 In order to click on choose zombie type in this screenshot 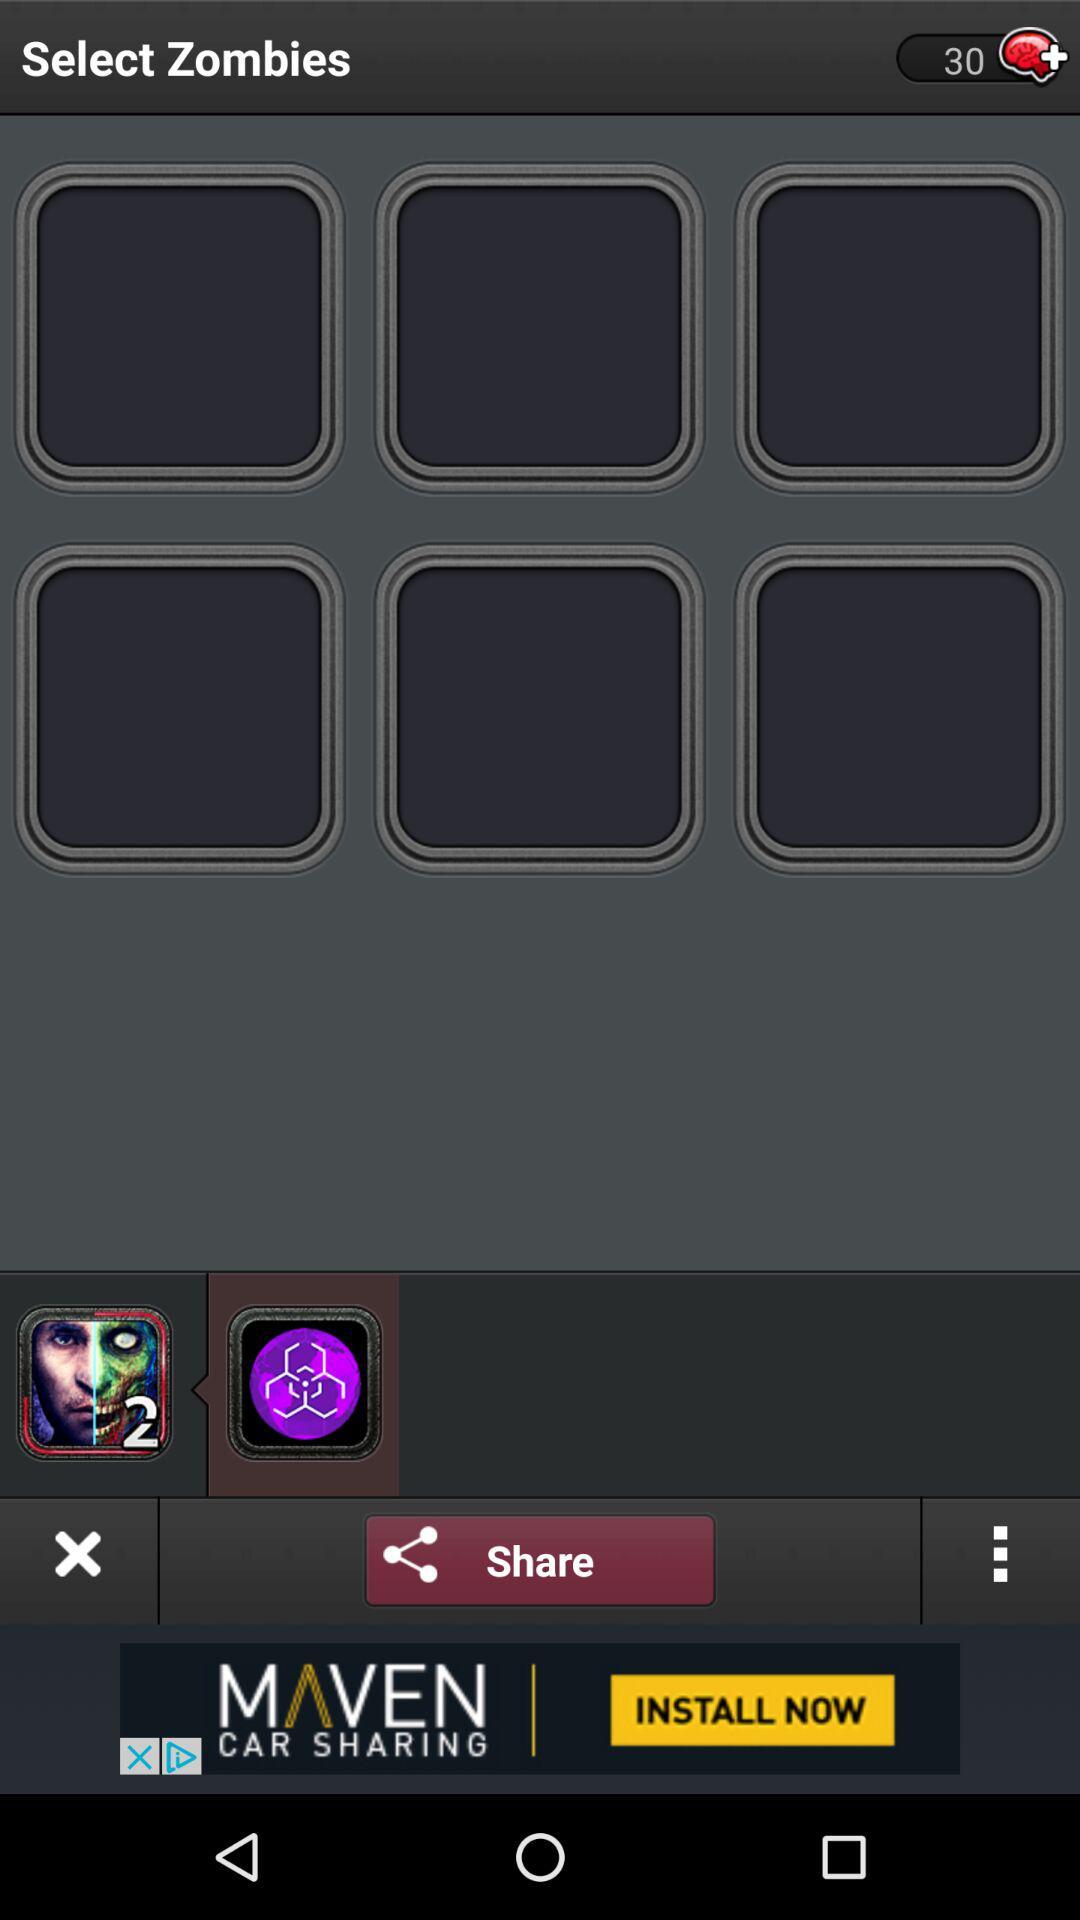, I will do `click(180, 326)`.